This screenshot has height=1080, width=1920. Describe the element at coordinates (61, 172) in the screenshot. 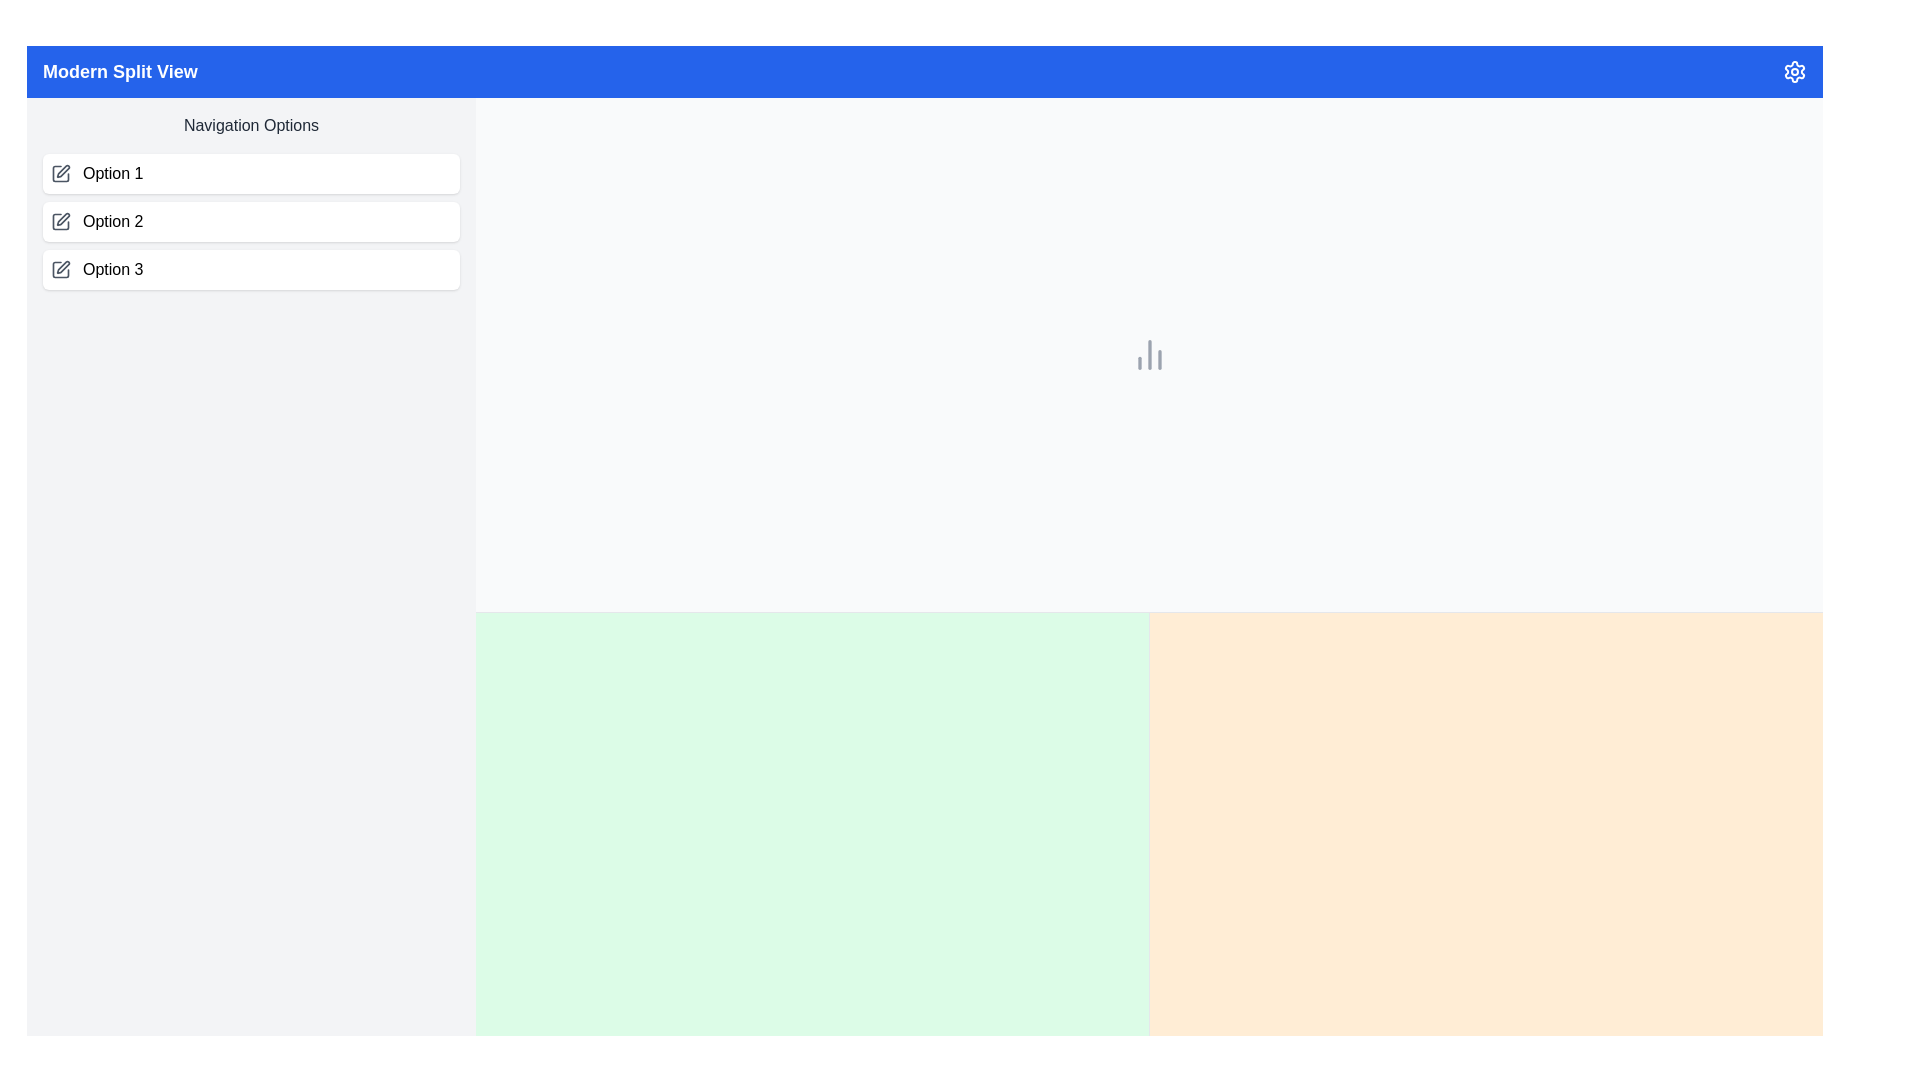

I see `the small graphical icon resembling a pen and square, which is gray in color and located to the left of the label 'Option 1' in the sidebar navigation` at that location.